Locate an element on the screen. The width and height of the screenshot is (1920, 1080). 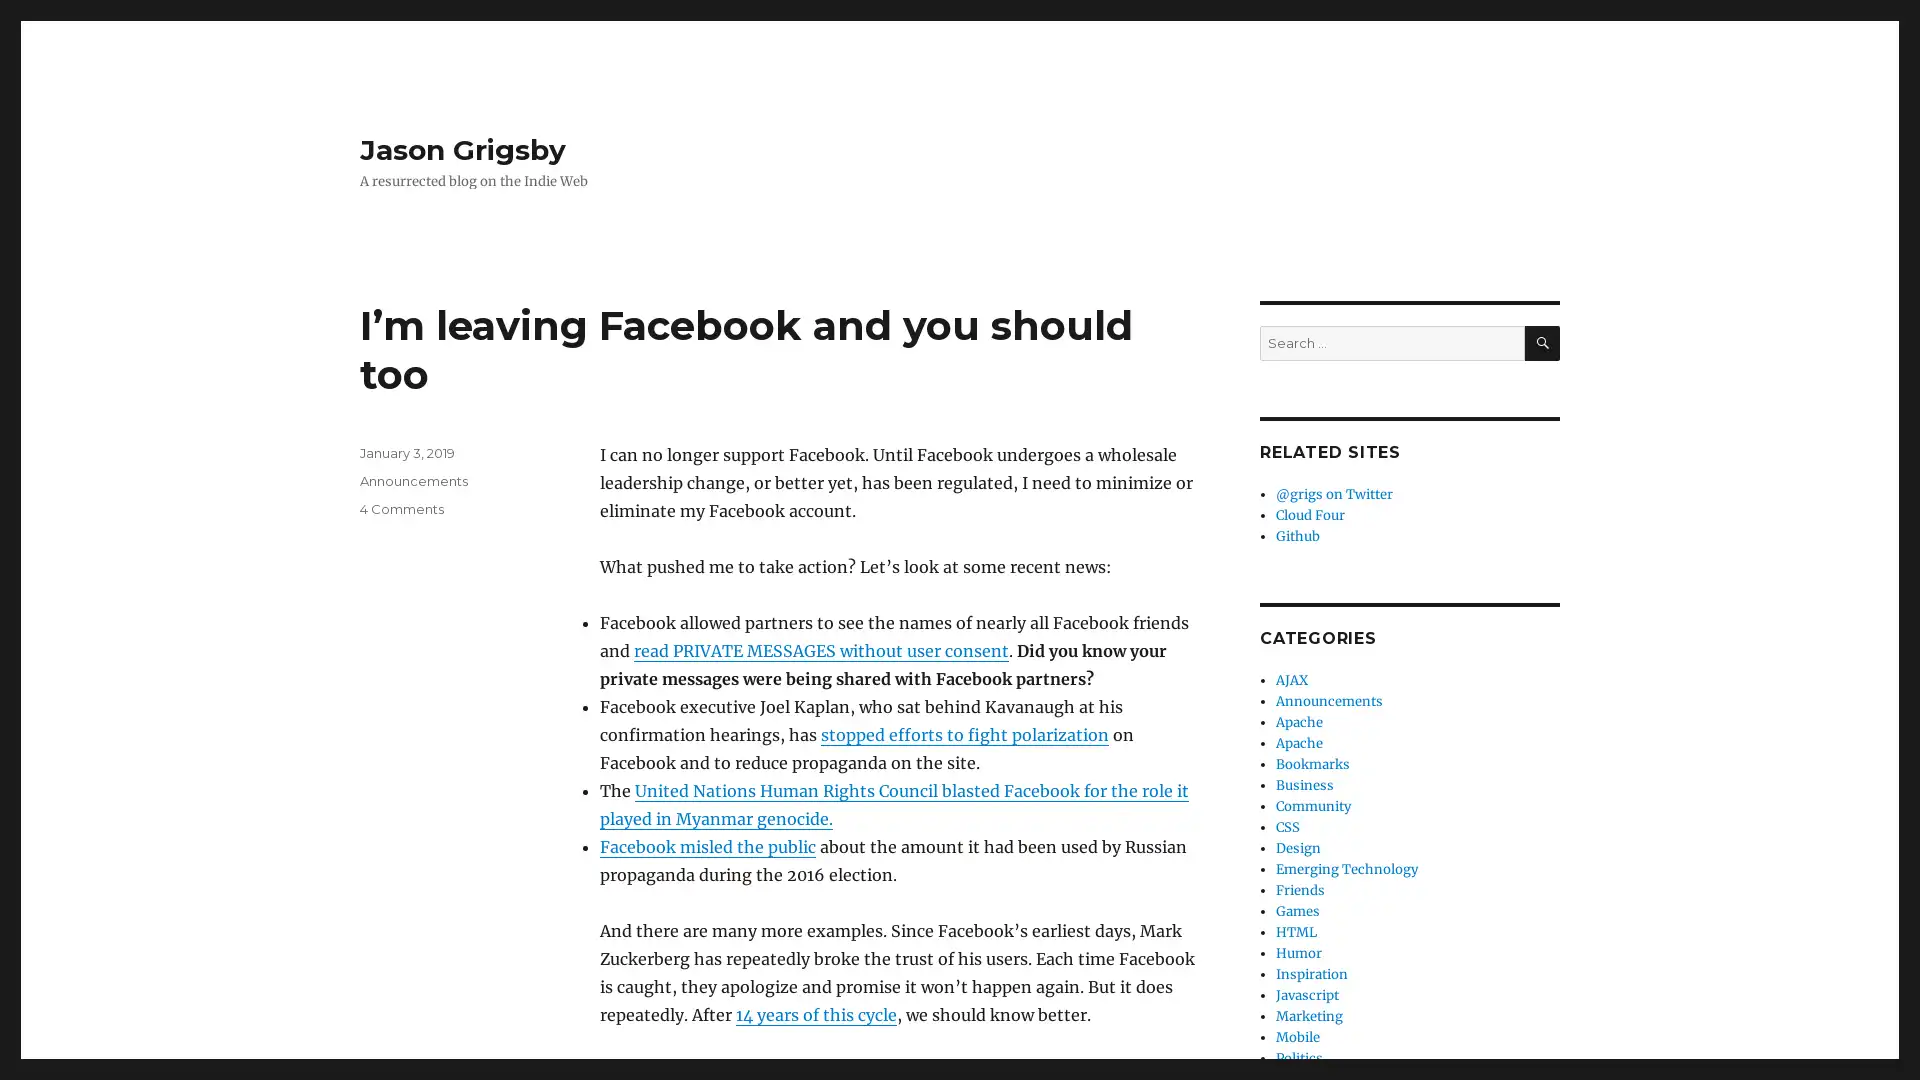
SEARCH is located at coordinates (1541, 342).